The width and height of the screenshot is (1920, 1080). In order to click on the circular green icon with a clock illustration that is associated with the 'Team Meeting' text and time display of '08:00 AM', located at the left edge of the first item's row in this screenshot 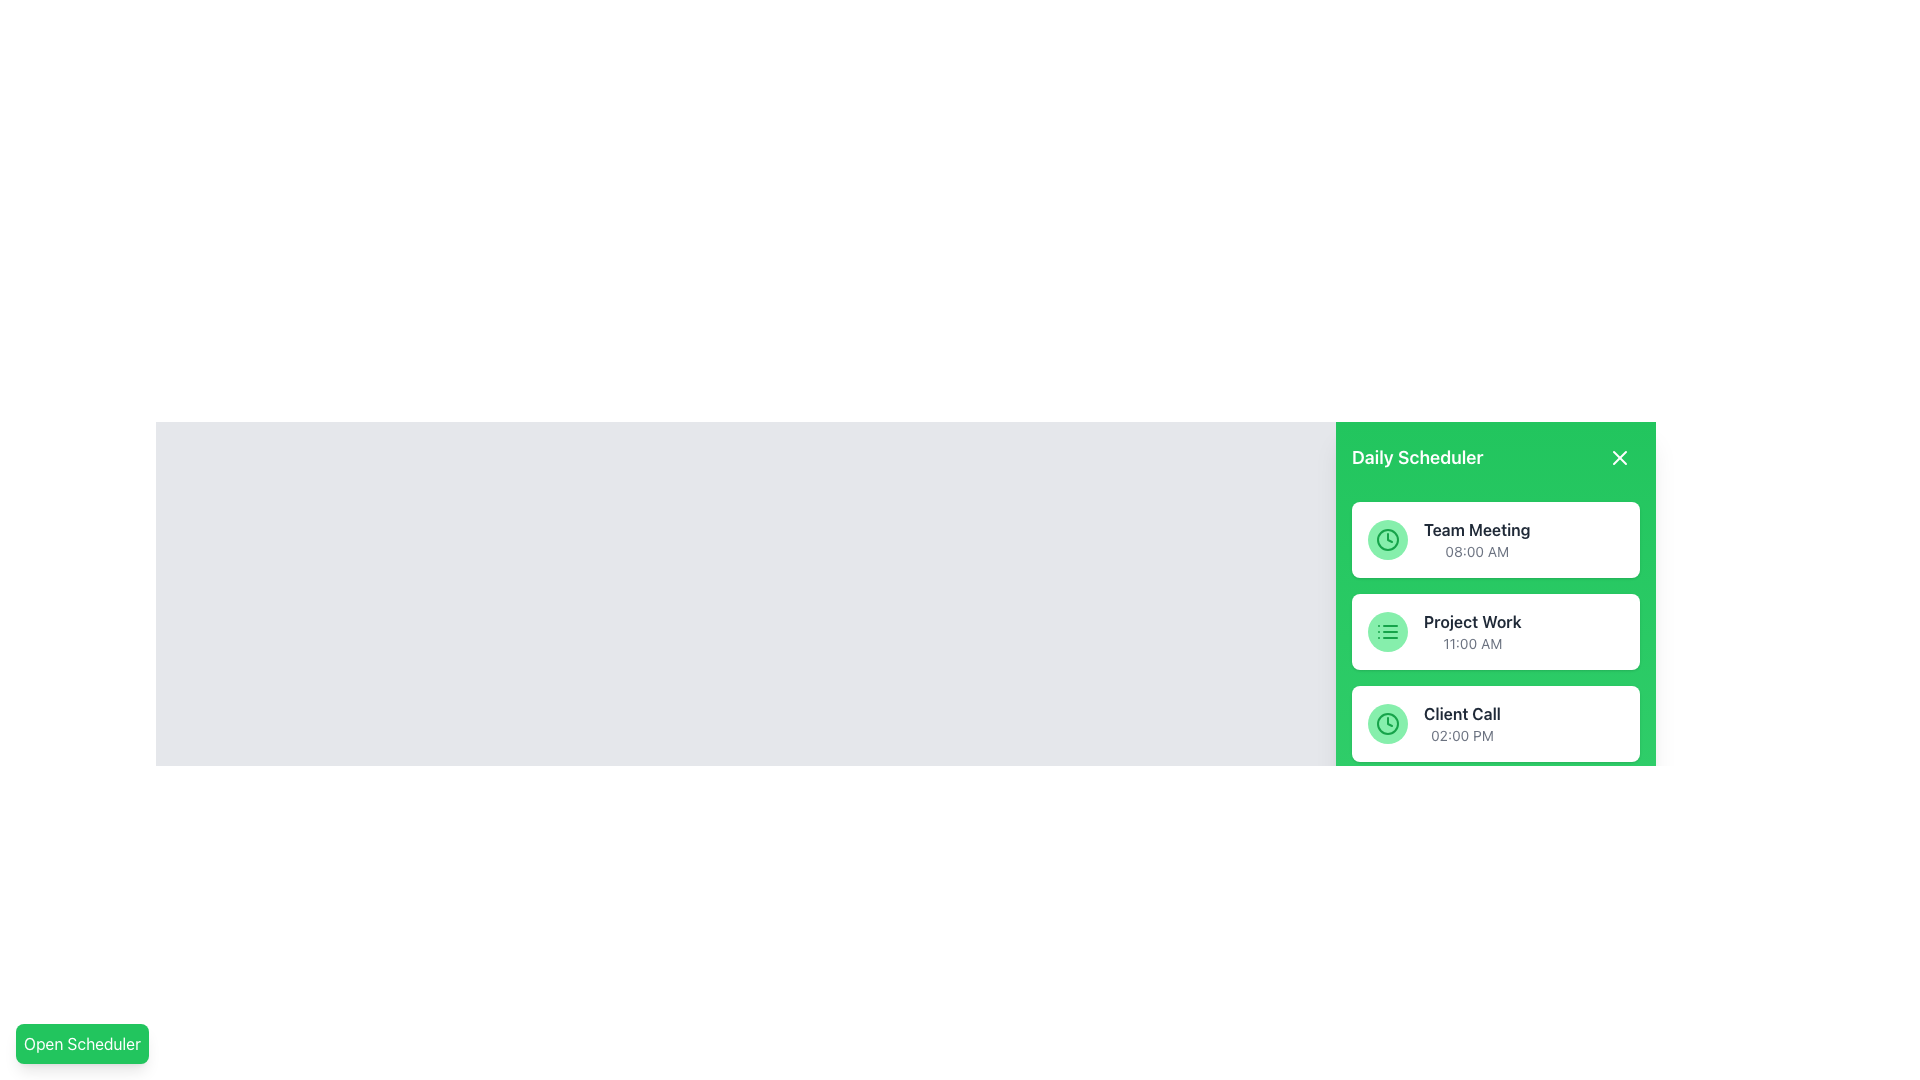, I will do `click(1386, 540)`.